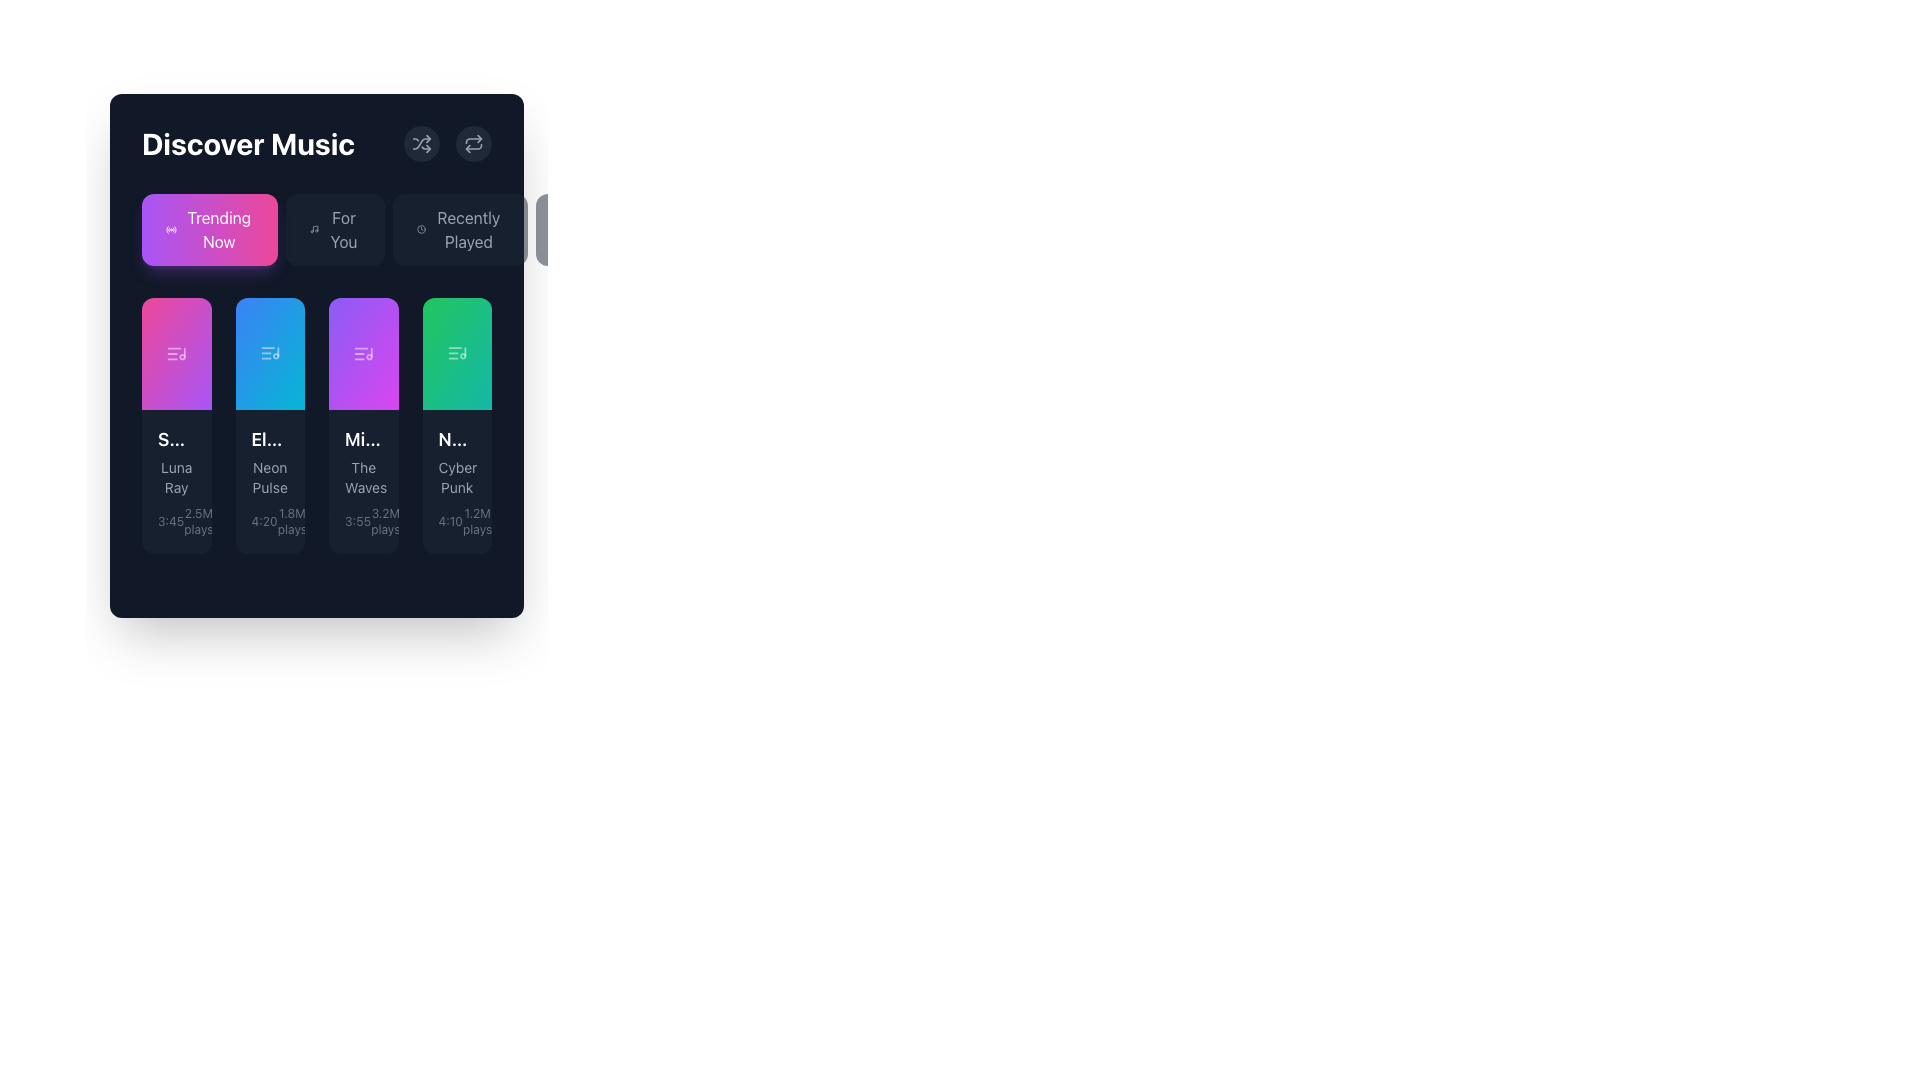 The width and height of the screenshot is (1920, 1080). What do you see at coordinates (459, 229) in the screenshot?
I see `the third button in the button group at the top section of the card to filter content to show items recently played by the user` at bounding box center [459, 229].